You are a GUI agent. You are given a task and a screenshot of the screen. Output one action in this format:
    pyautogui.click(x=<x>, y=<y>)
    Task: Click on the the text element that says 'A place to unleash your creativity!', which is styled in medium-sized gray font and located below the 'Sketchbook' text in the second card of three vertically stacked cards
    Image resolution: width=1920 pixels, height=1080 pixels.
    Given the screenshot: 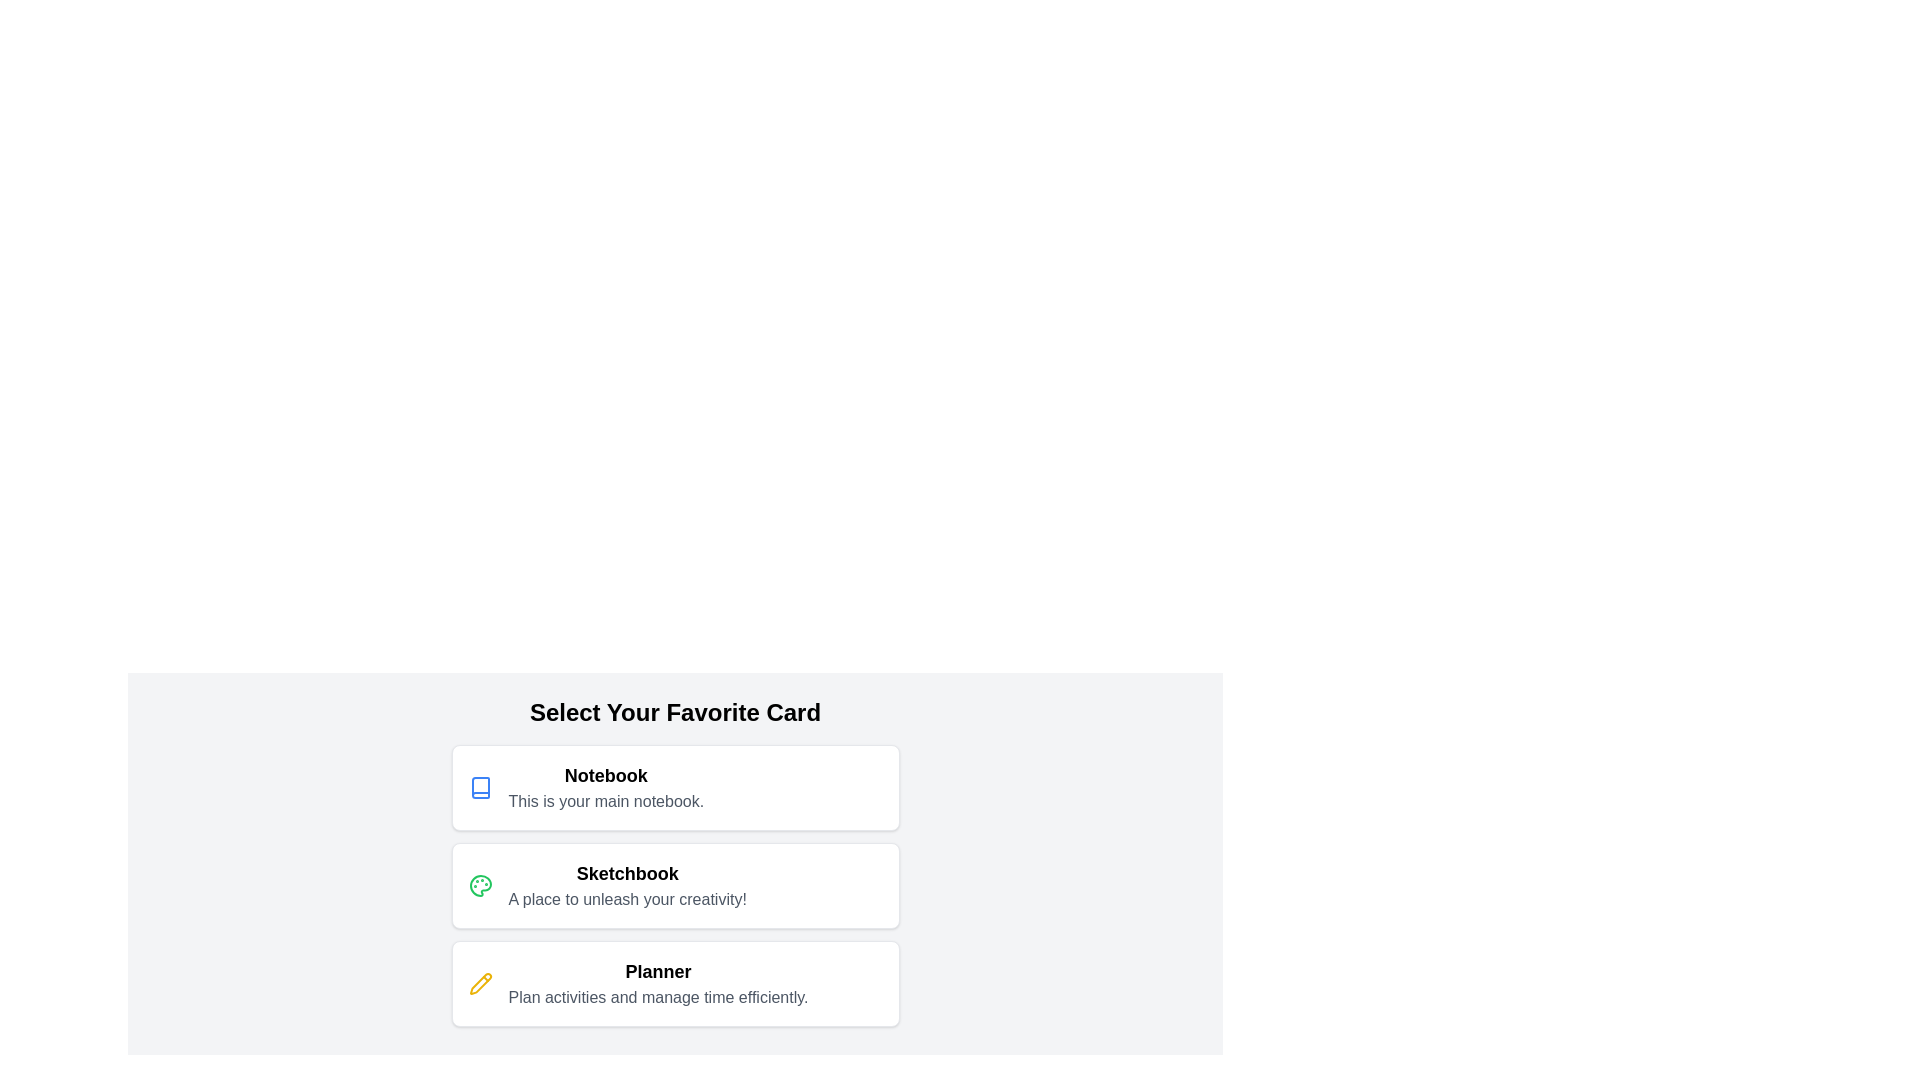 What is the action you would take?
    pyautogui.click(x=626, y=898)
    